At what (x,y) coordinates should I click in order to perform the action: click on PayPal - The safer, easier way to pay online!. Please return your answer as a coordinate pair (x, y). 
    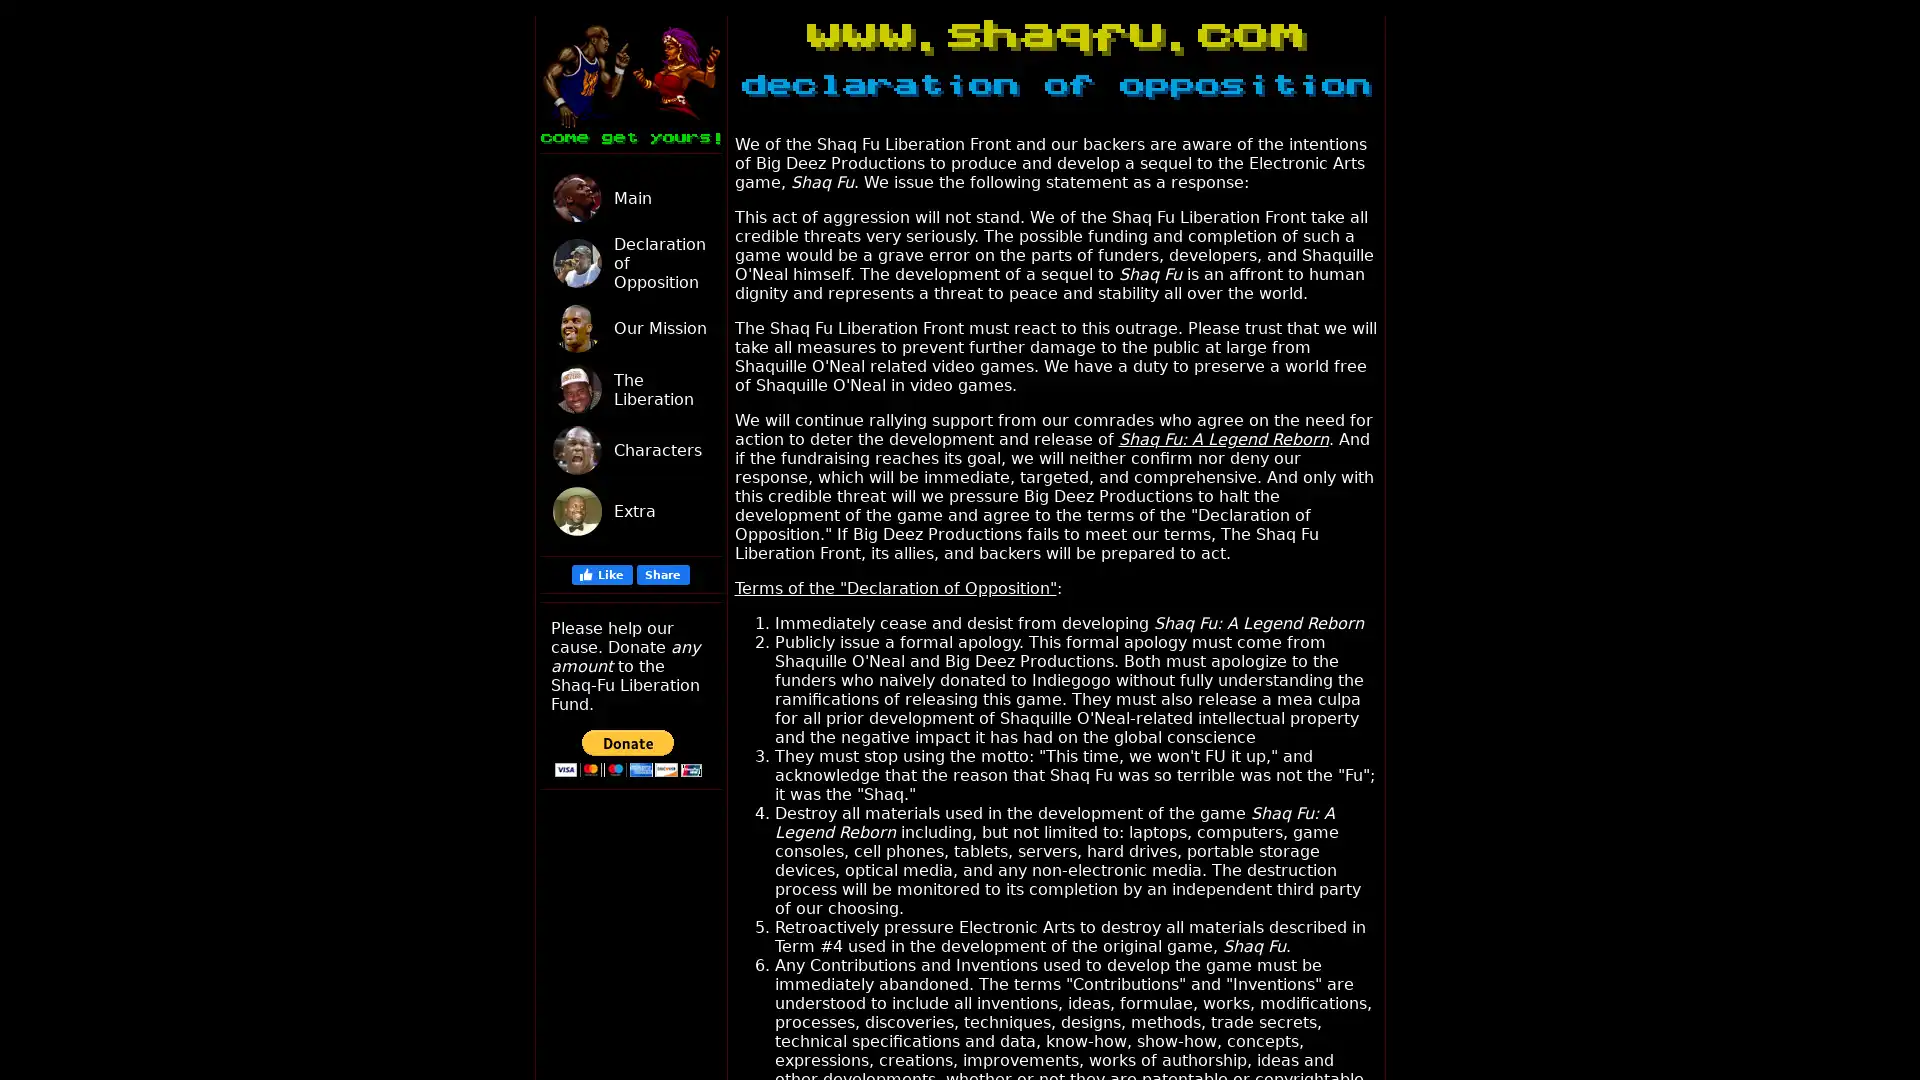
    Looking at the image, I should click on (626, 753).